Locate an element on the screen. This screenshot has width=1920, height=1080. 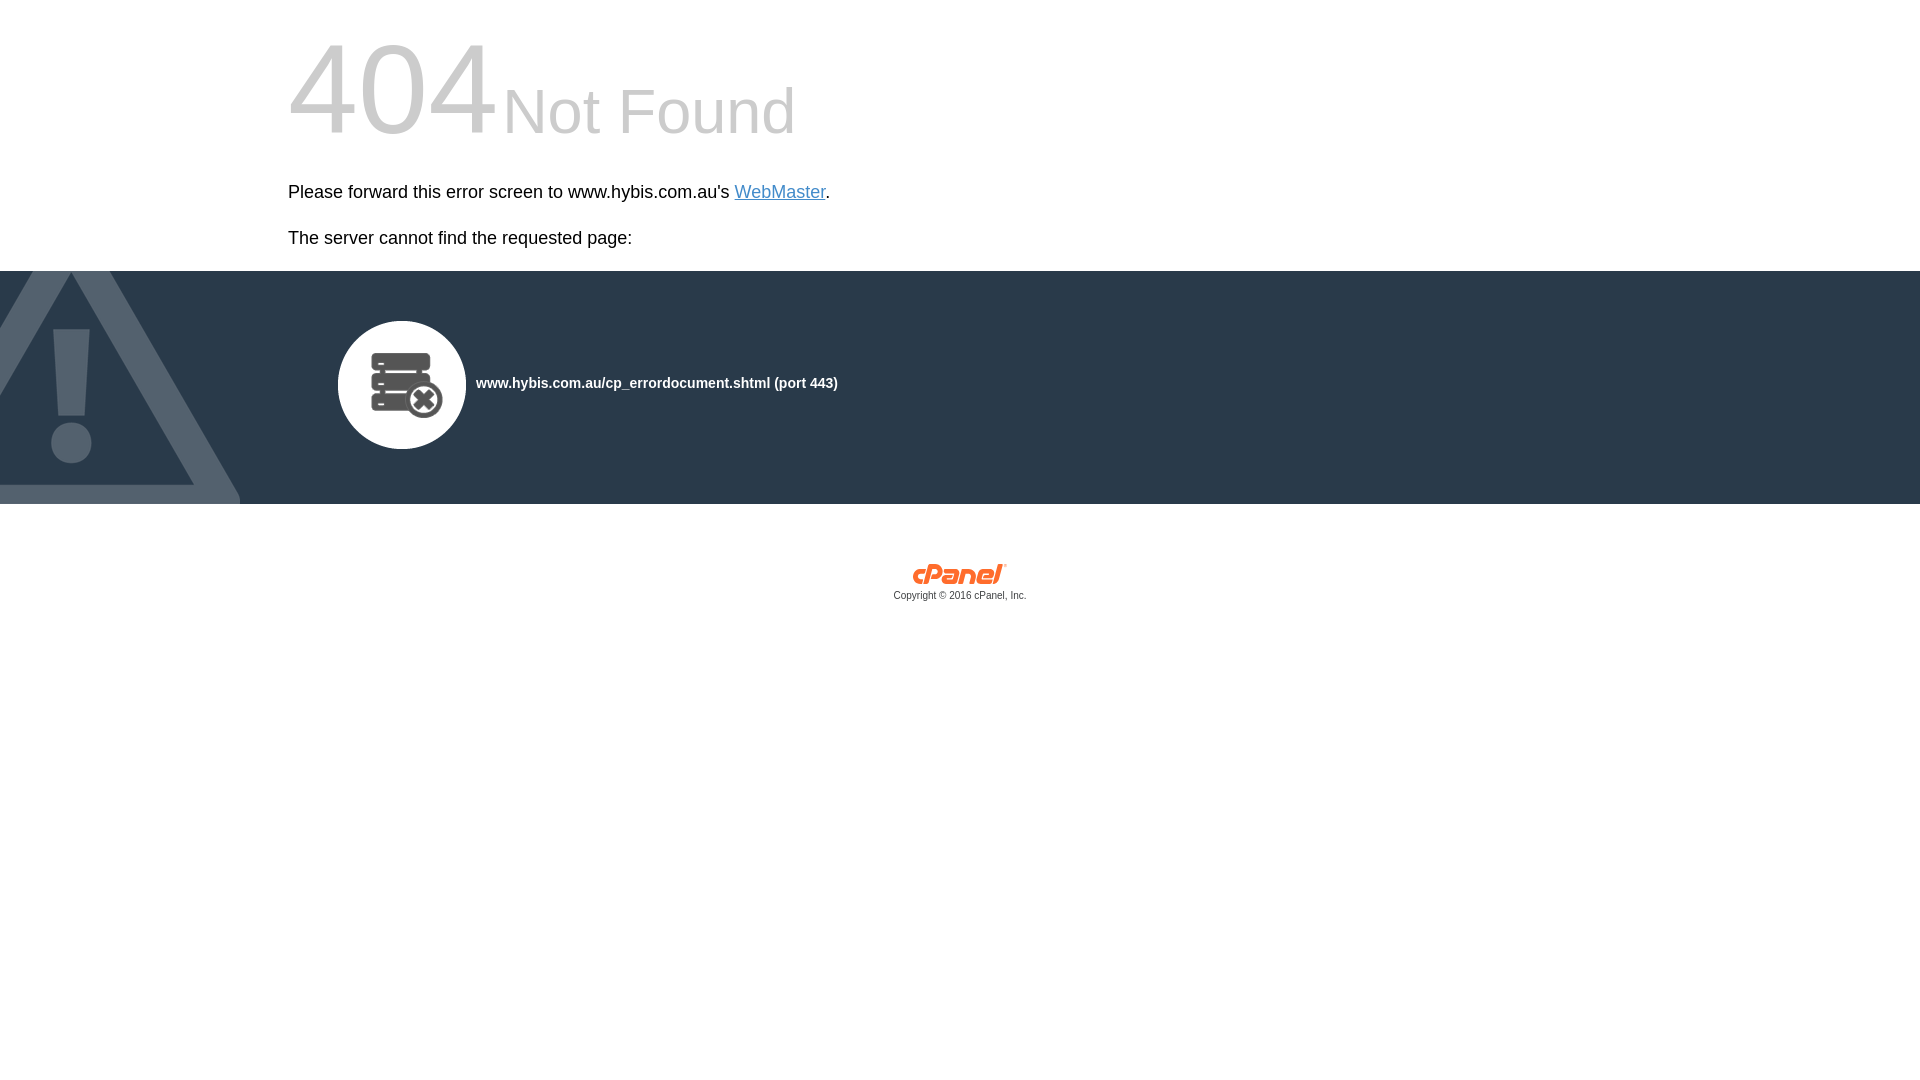
'WebMaster' is located at coordinates (779, 192).